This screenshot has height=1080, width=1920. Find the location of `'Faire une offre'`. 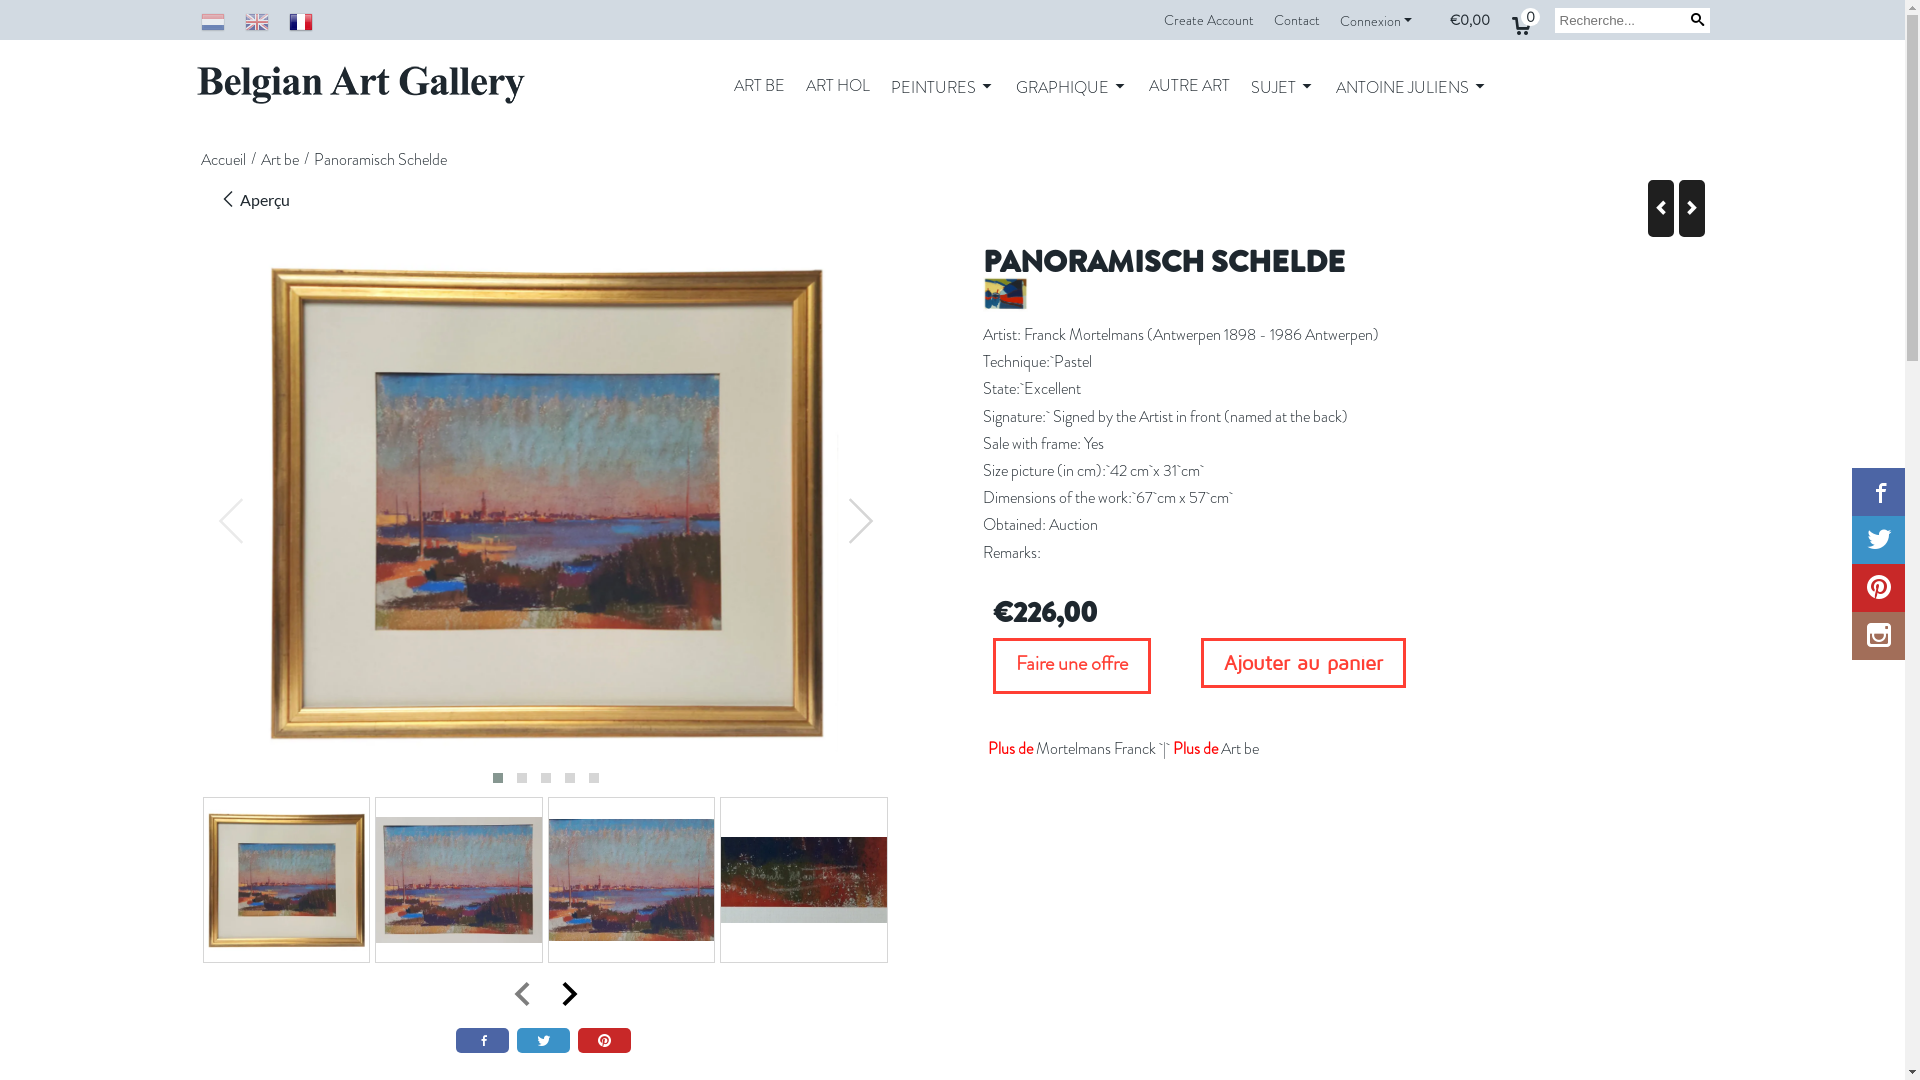

'Faire une offre' is located at coordinates (1070, 666).